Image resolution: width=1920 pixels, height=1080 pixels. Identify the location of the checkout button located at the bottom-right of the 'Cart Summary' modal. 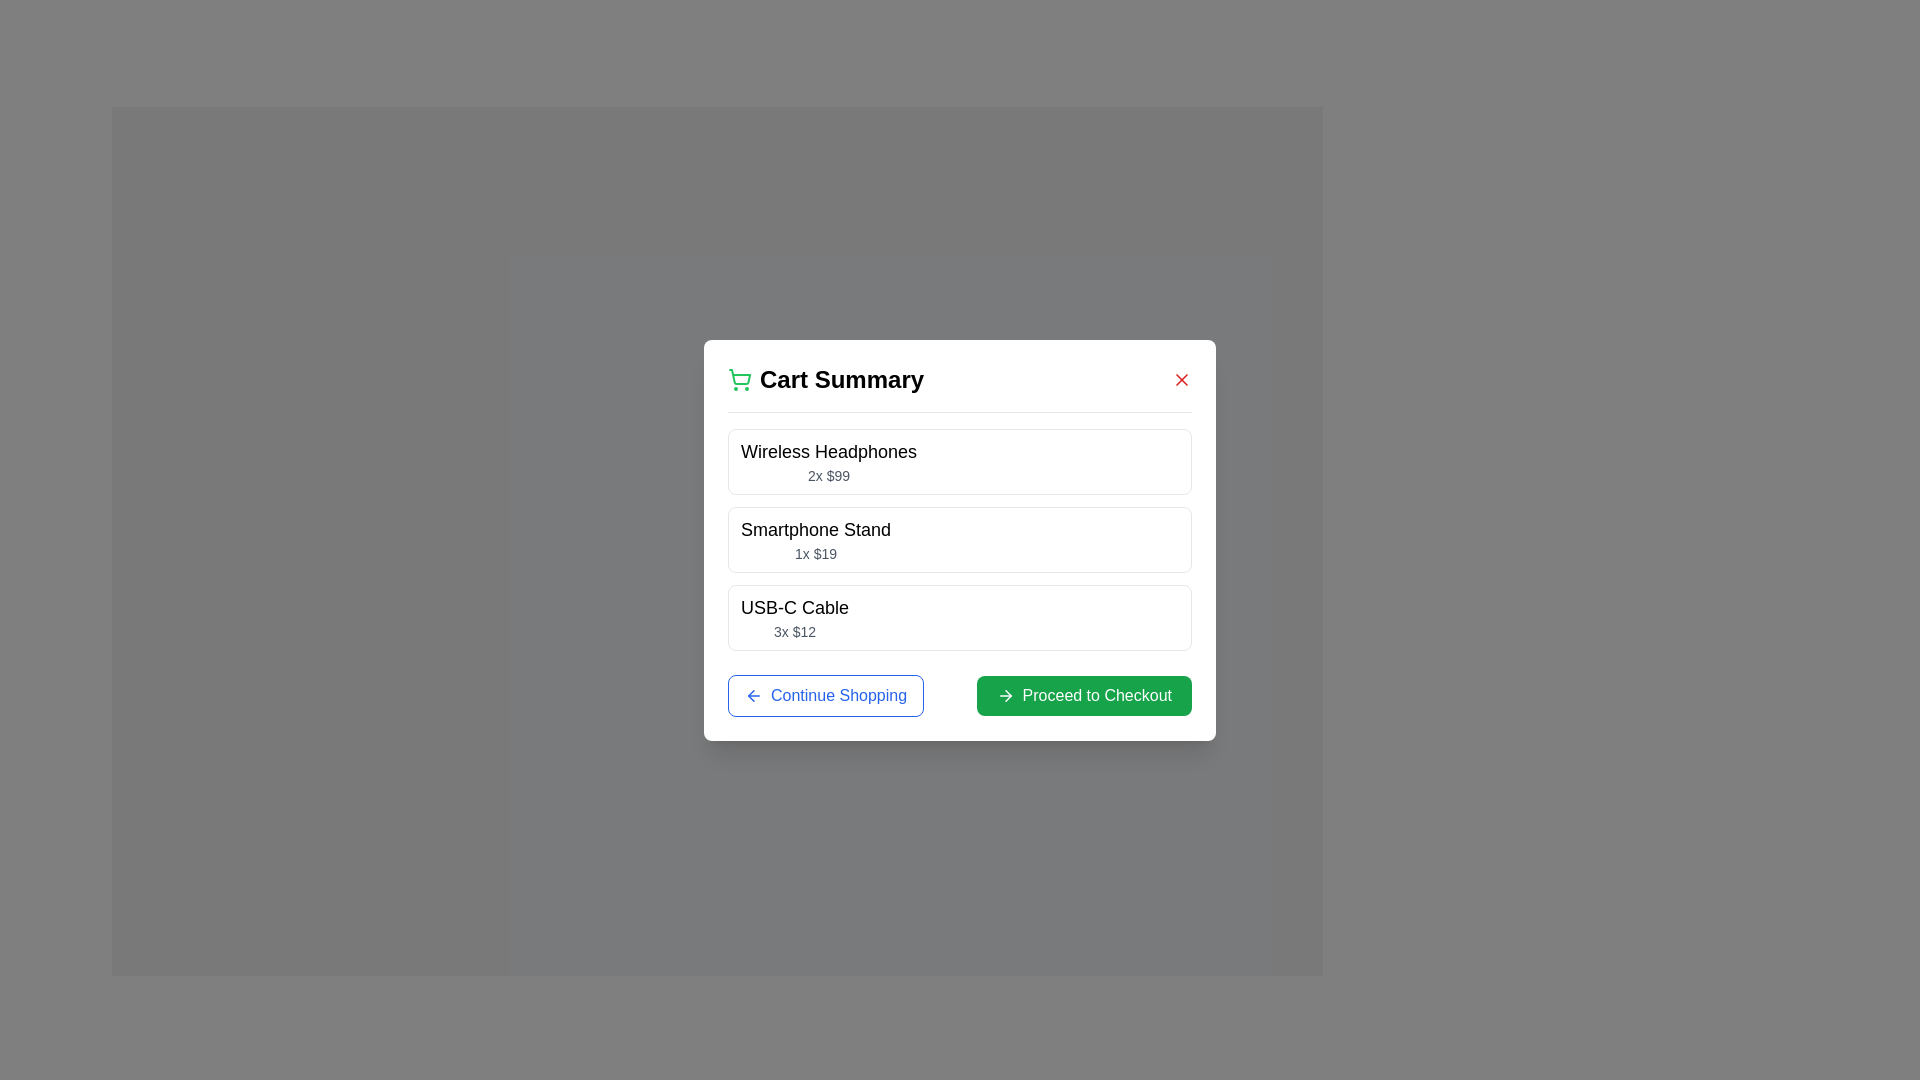
(1083, 694).